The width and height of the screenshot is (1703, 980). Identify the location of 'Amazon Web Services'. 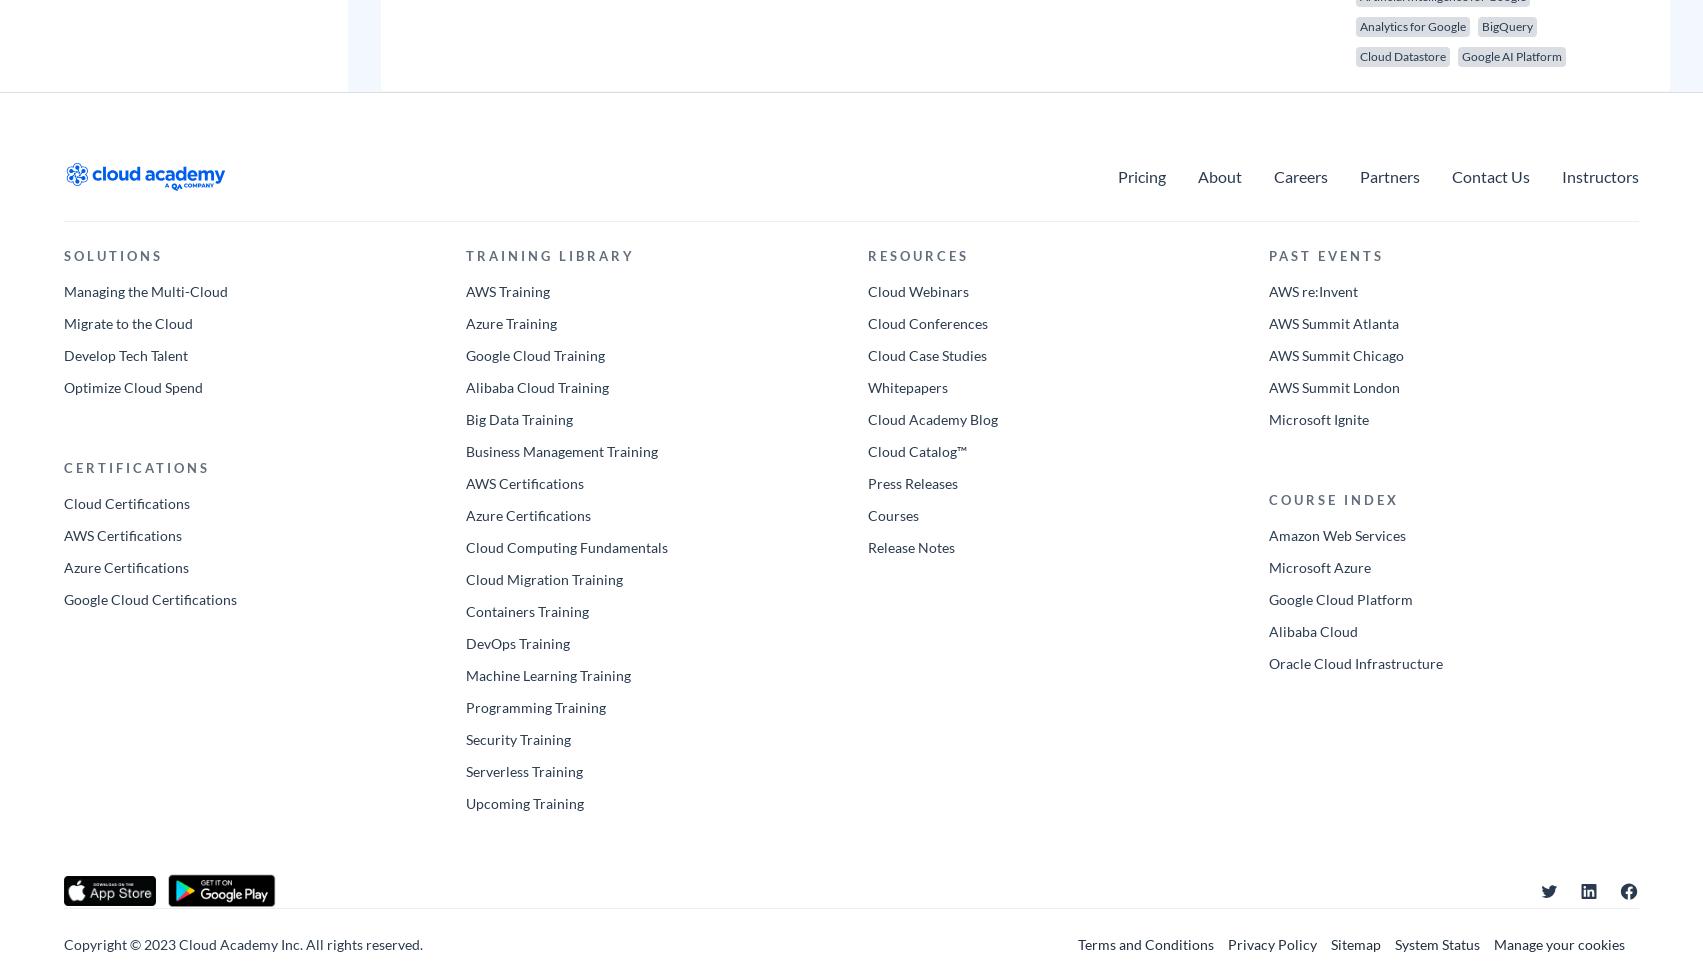
(1336, 535).